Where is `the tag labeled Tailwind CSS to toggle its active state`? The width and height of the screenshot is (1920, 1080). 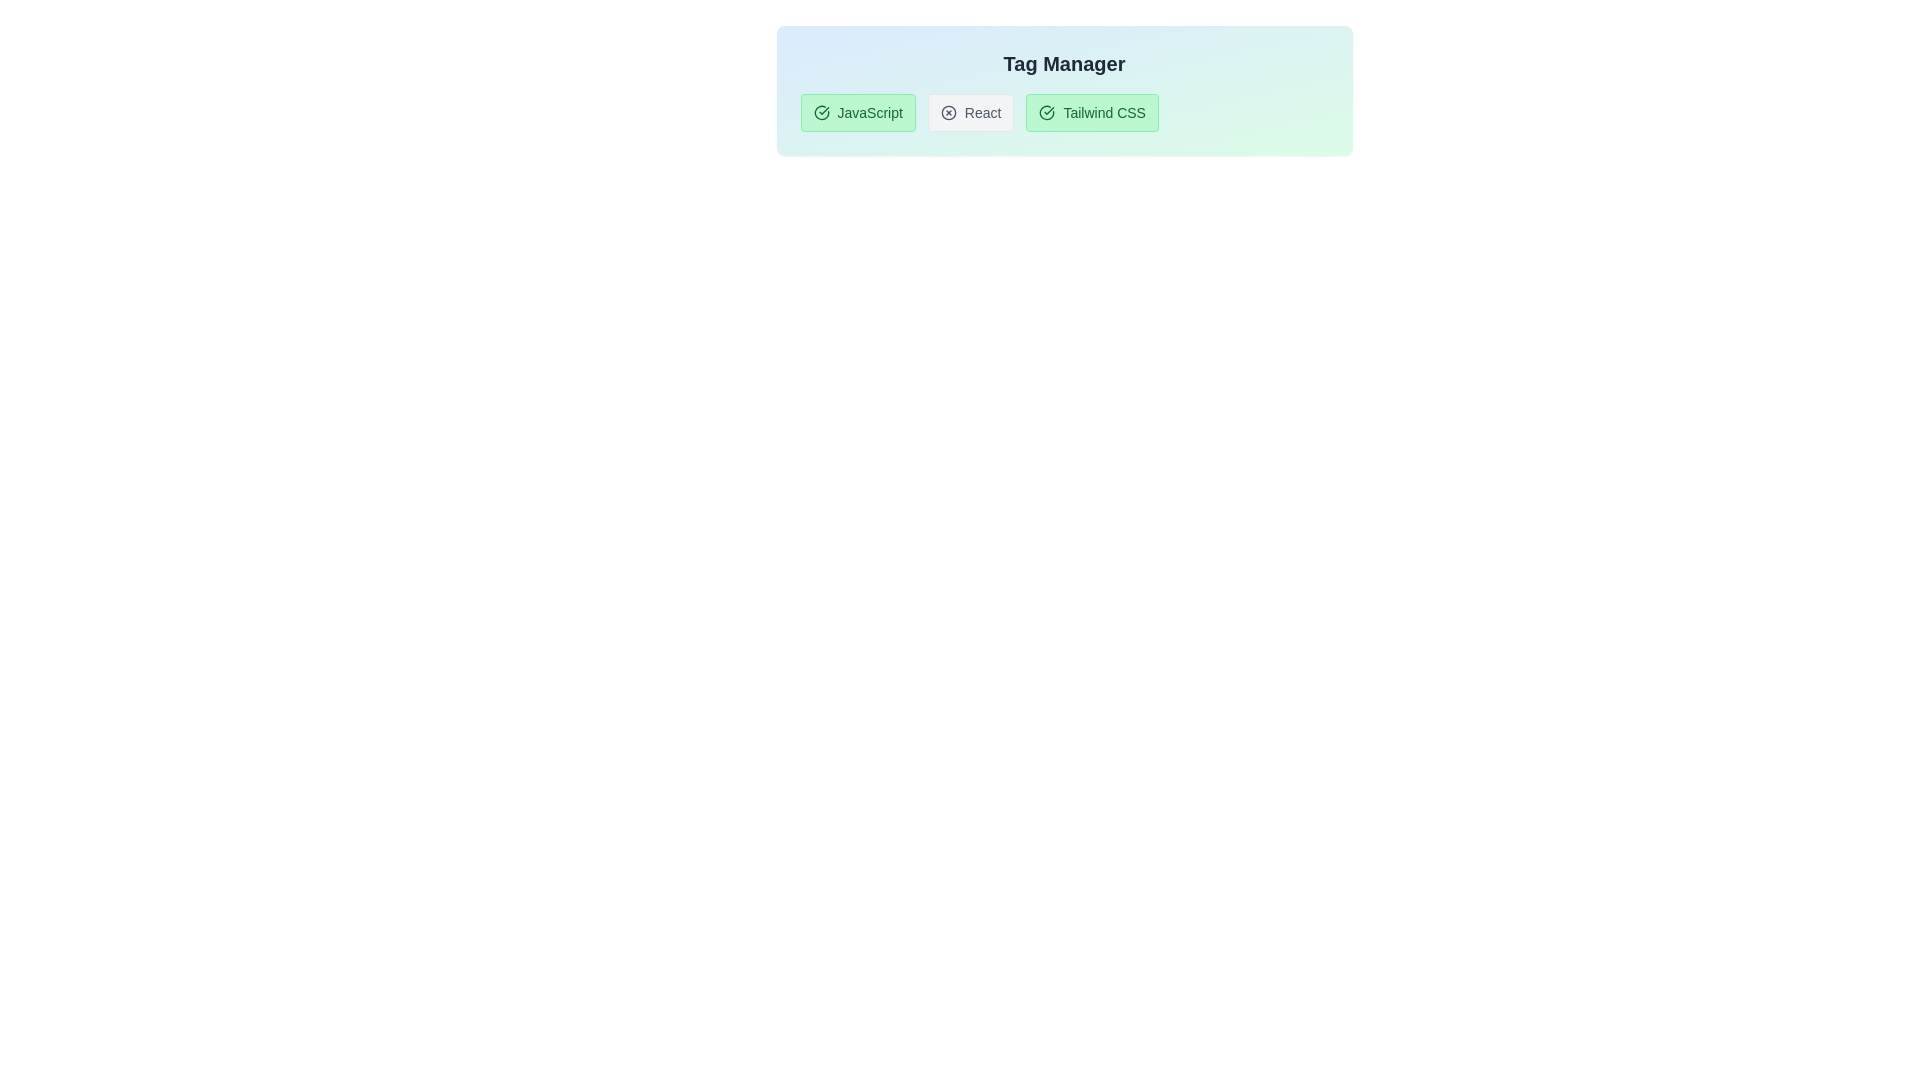 the tag labeled Tailwind CSS to toggle its active state is located at coordinates (1090, 112).